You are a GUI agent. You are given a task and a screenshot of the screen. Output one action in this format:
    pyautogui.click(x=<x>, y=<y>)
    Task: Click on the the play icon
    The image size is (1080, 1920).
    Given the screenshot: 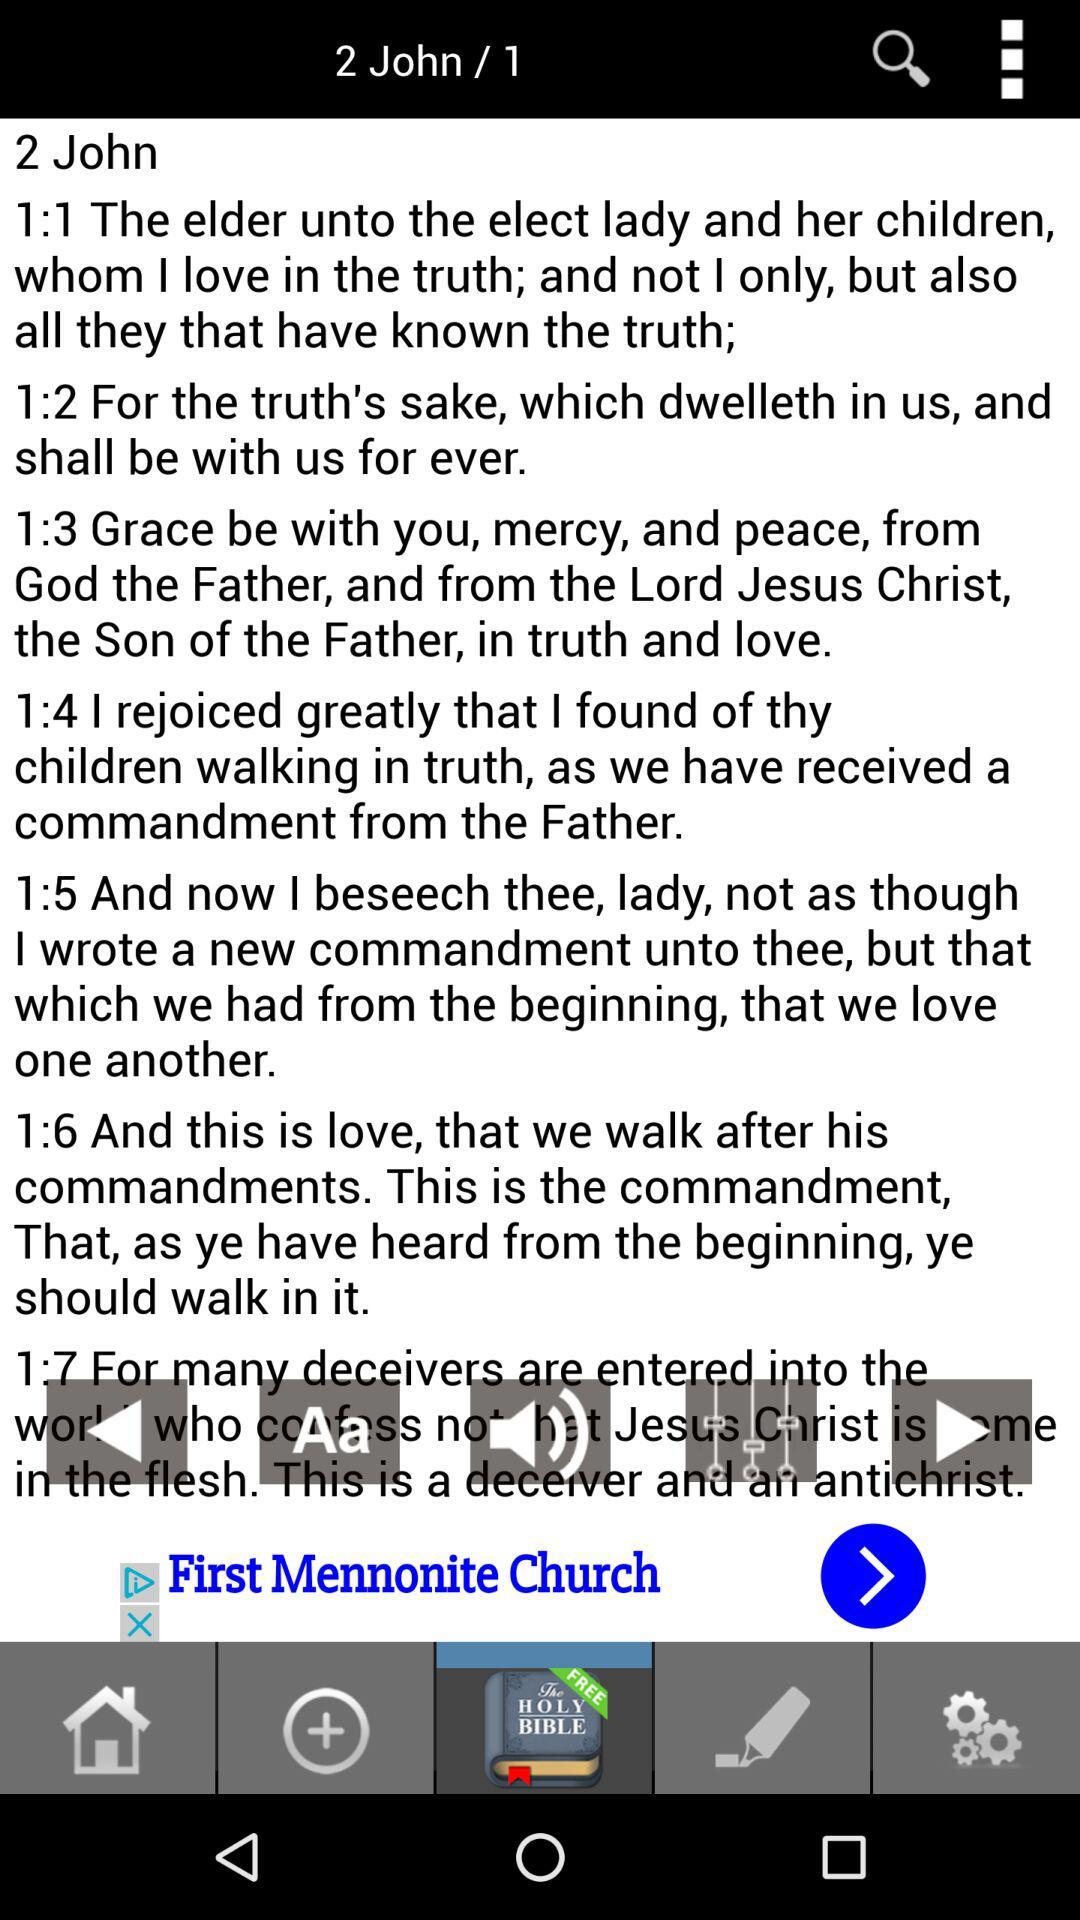 What is the action you would take?
    pyautogui.click(x=960, y=1531)
    